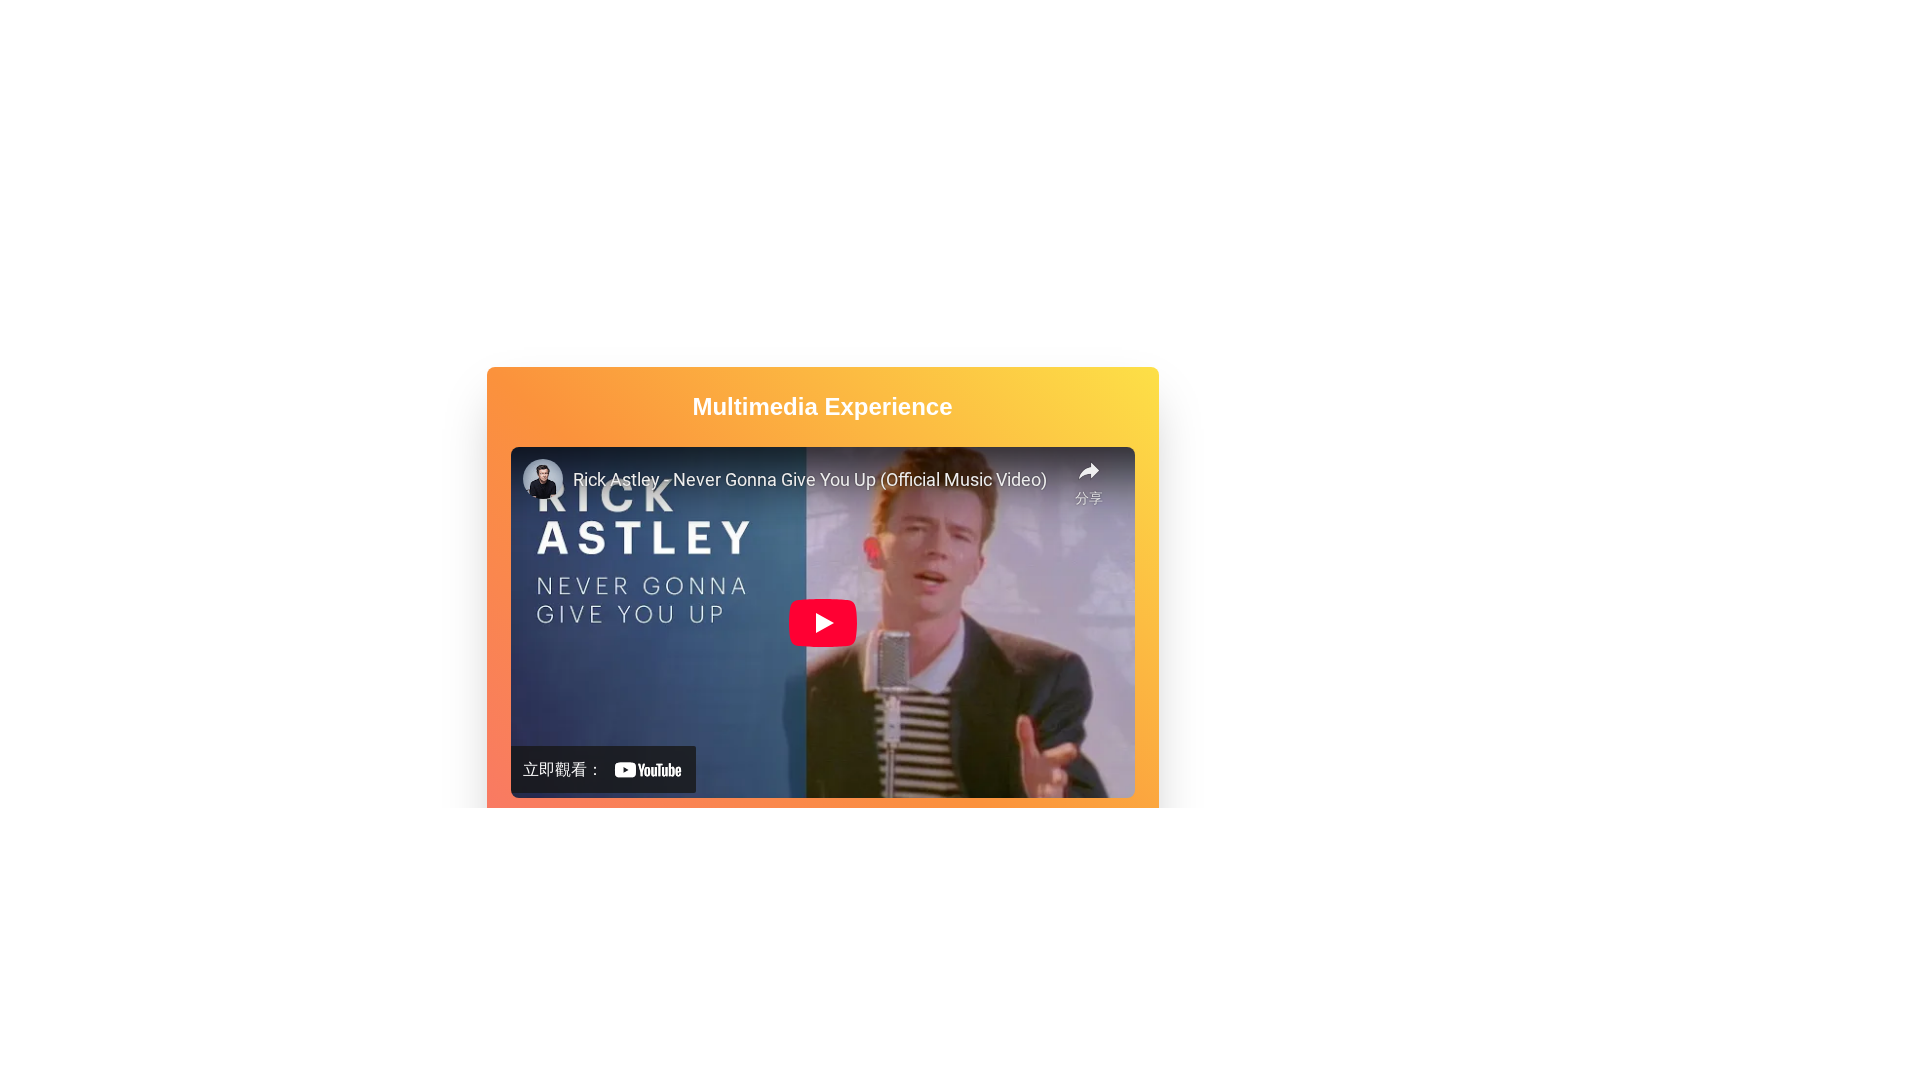  Describe the element at coordinates (822, 406) in the screenshot. I see `the prominent heading displaying the text 'Multimedia Experience' which is styled with white text color and aligned centrally on a gradient background` at that location.